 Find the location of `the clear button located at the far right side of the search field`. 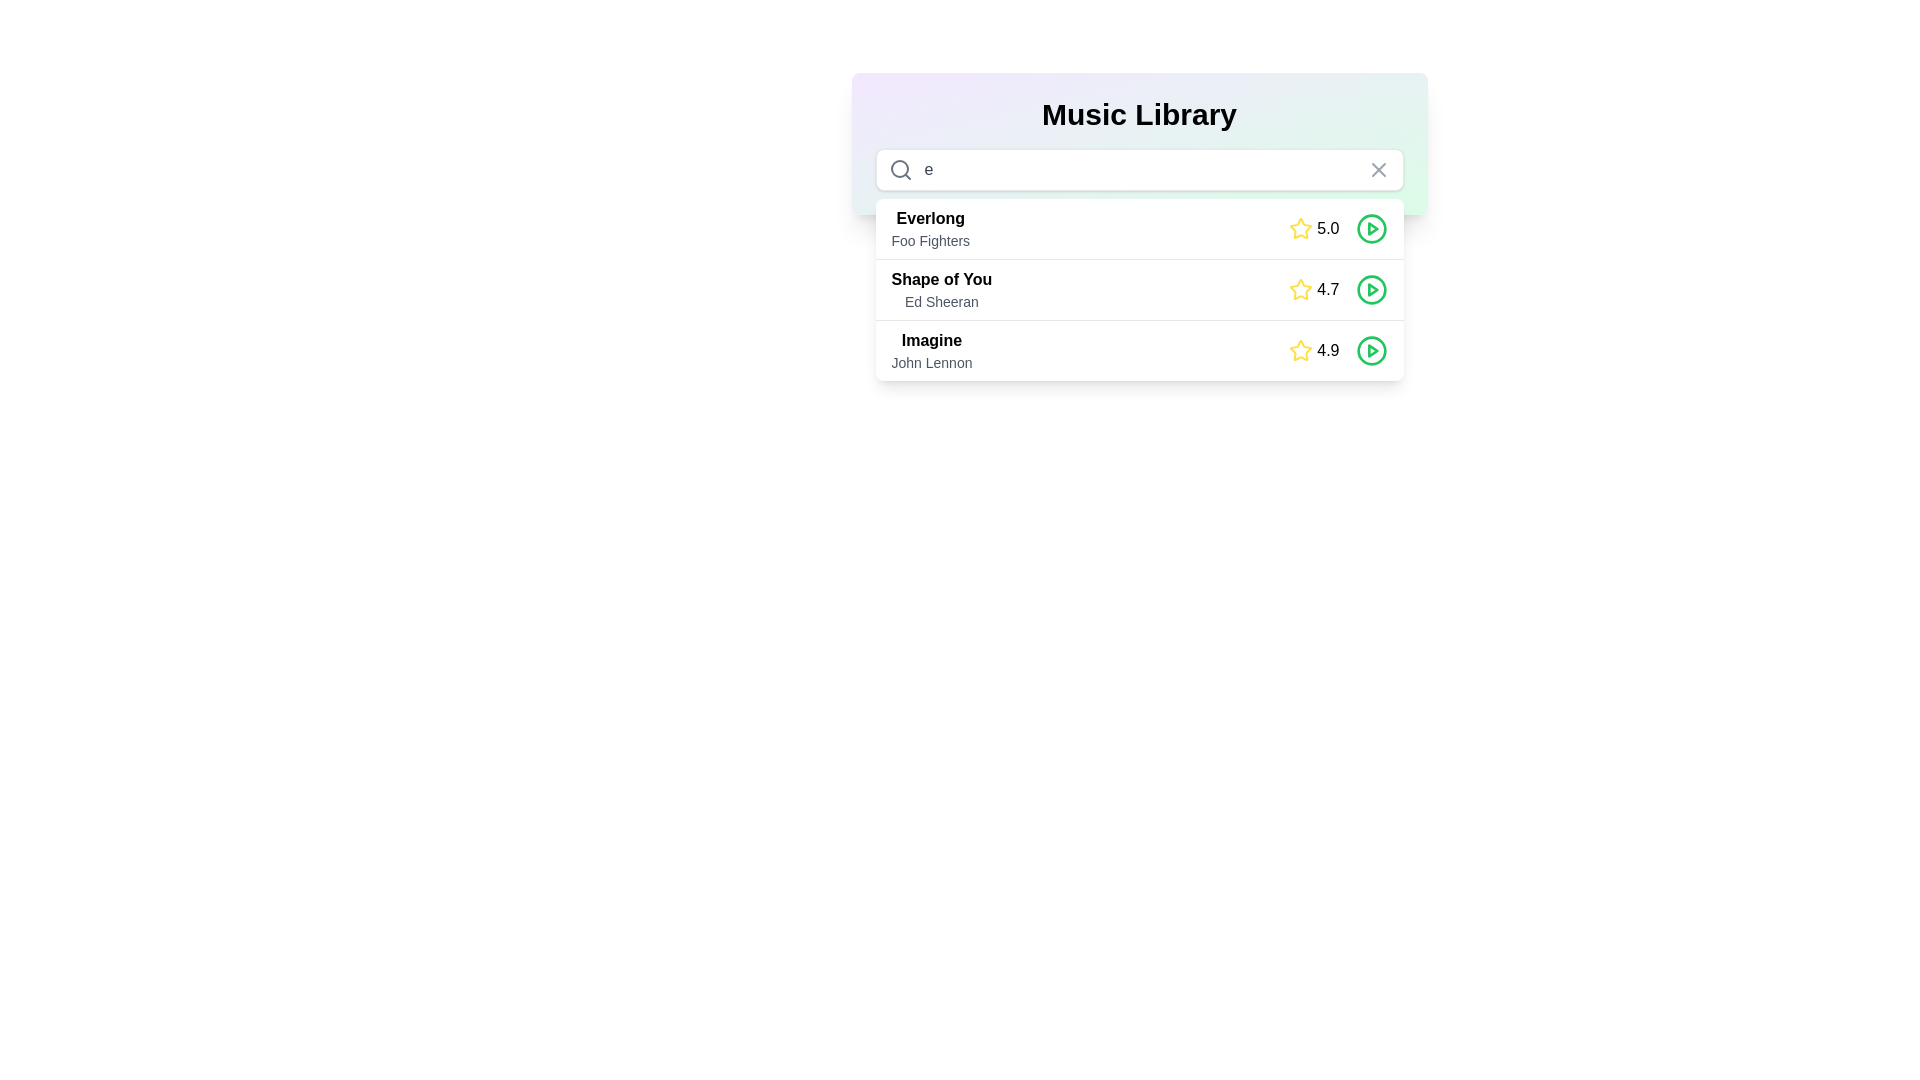

the clear button located at the far right side of the search field is located at coordinates (1377, 168).